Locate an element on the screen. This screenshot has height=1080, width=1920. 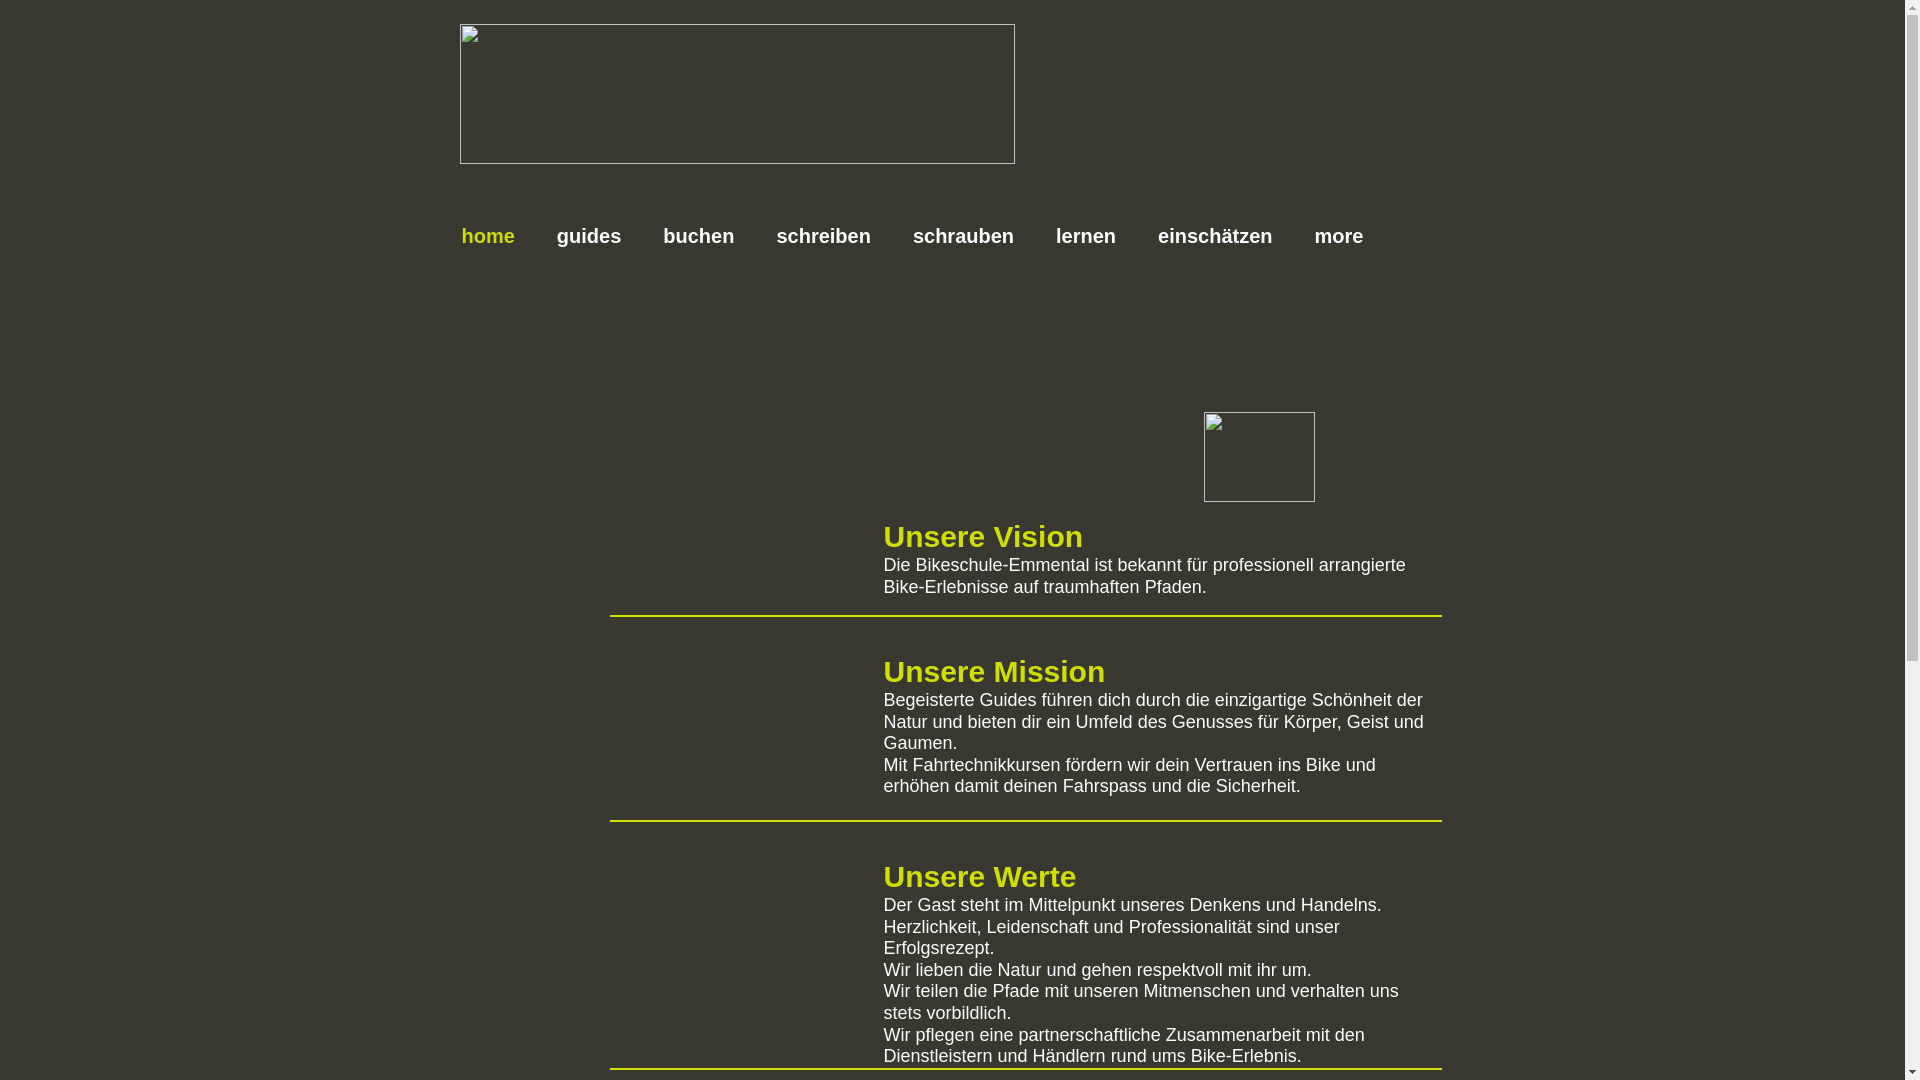
'schrauben' is located at coordinates (963, 234).